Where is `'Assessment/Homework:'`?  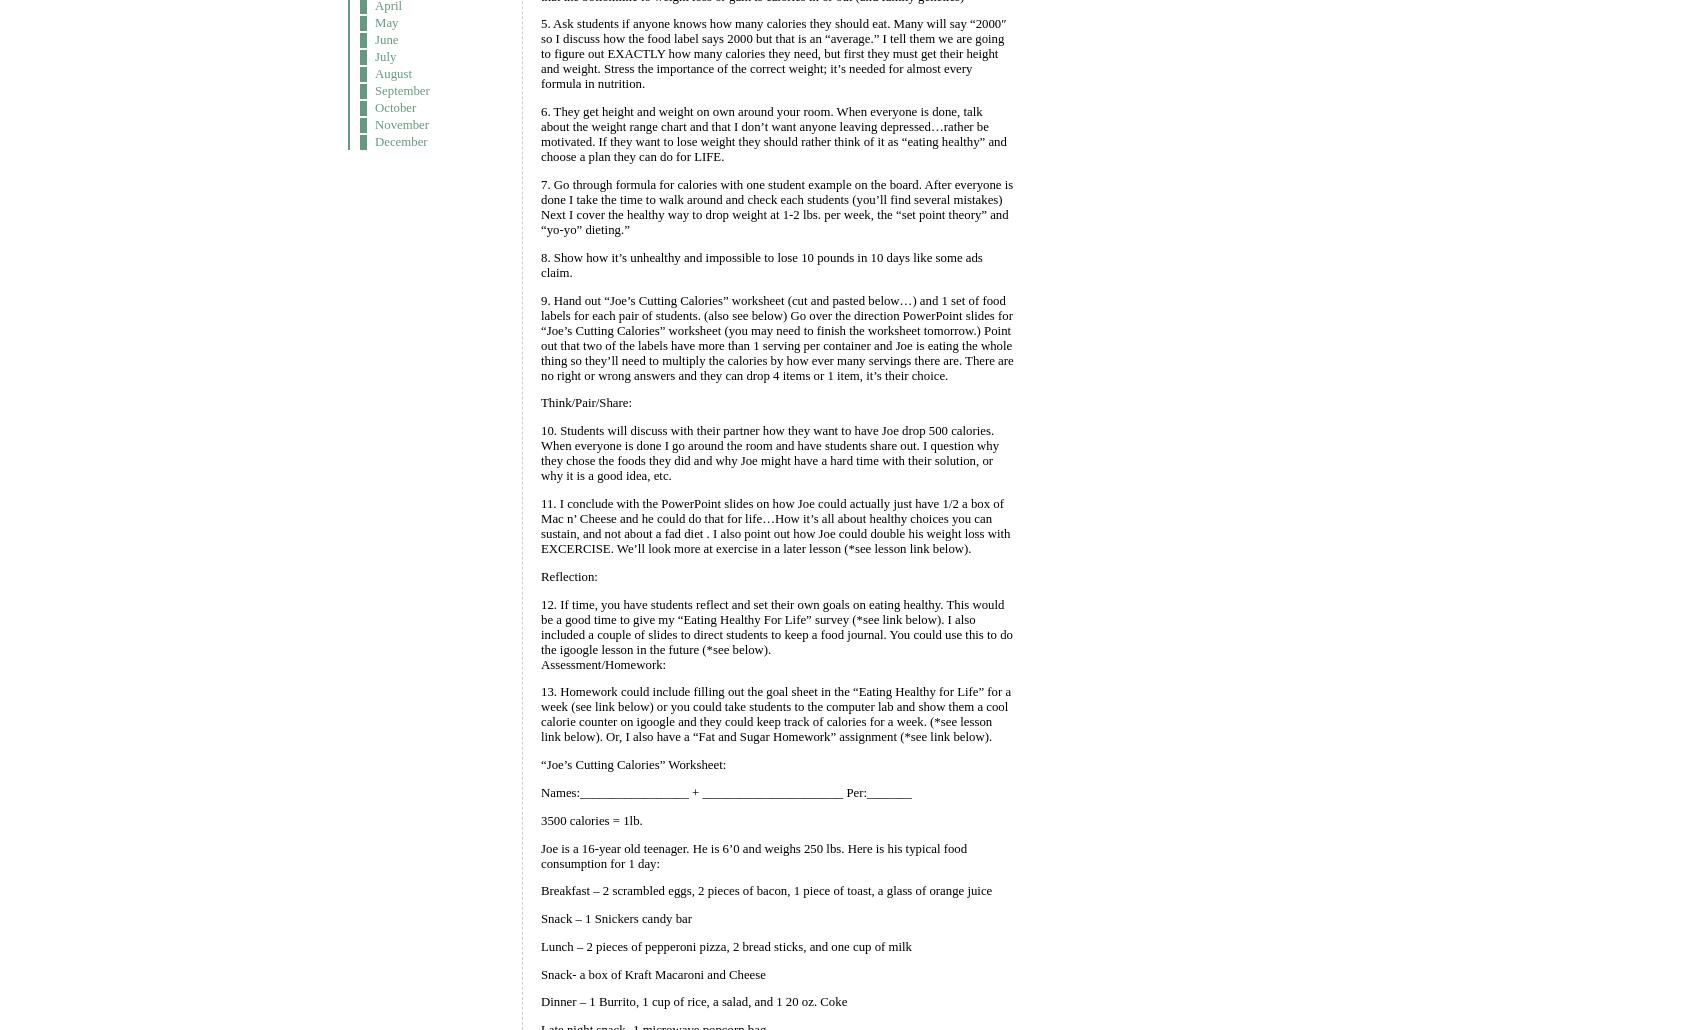 'Assessment/Homework:' is located at coordinates (602, 663).